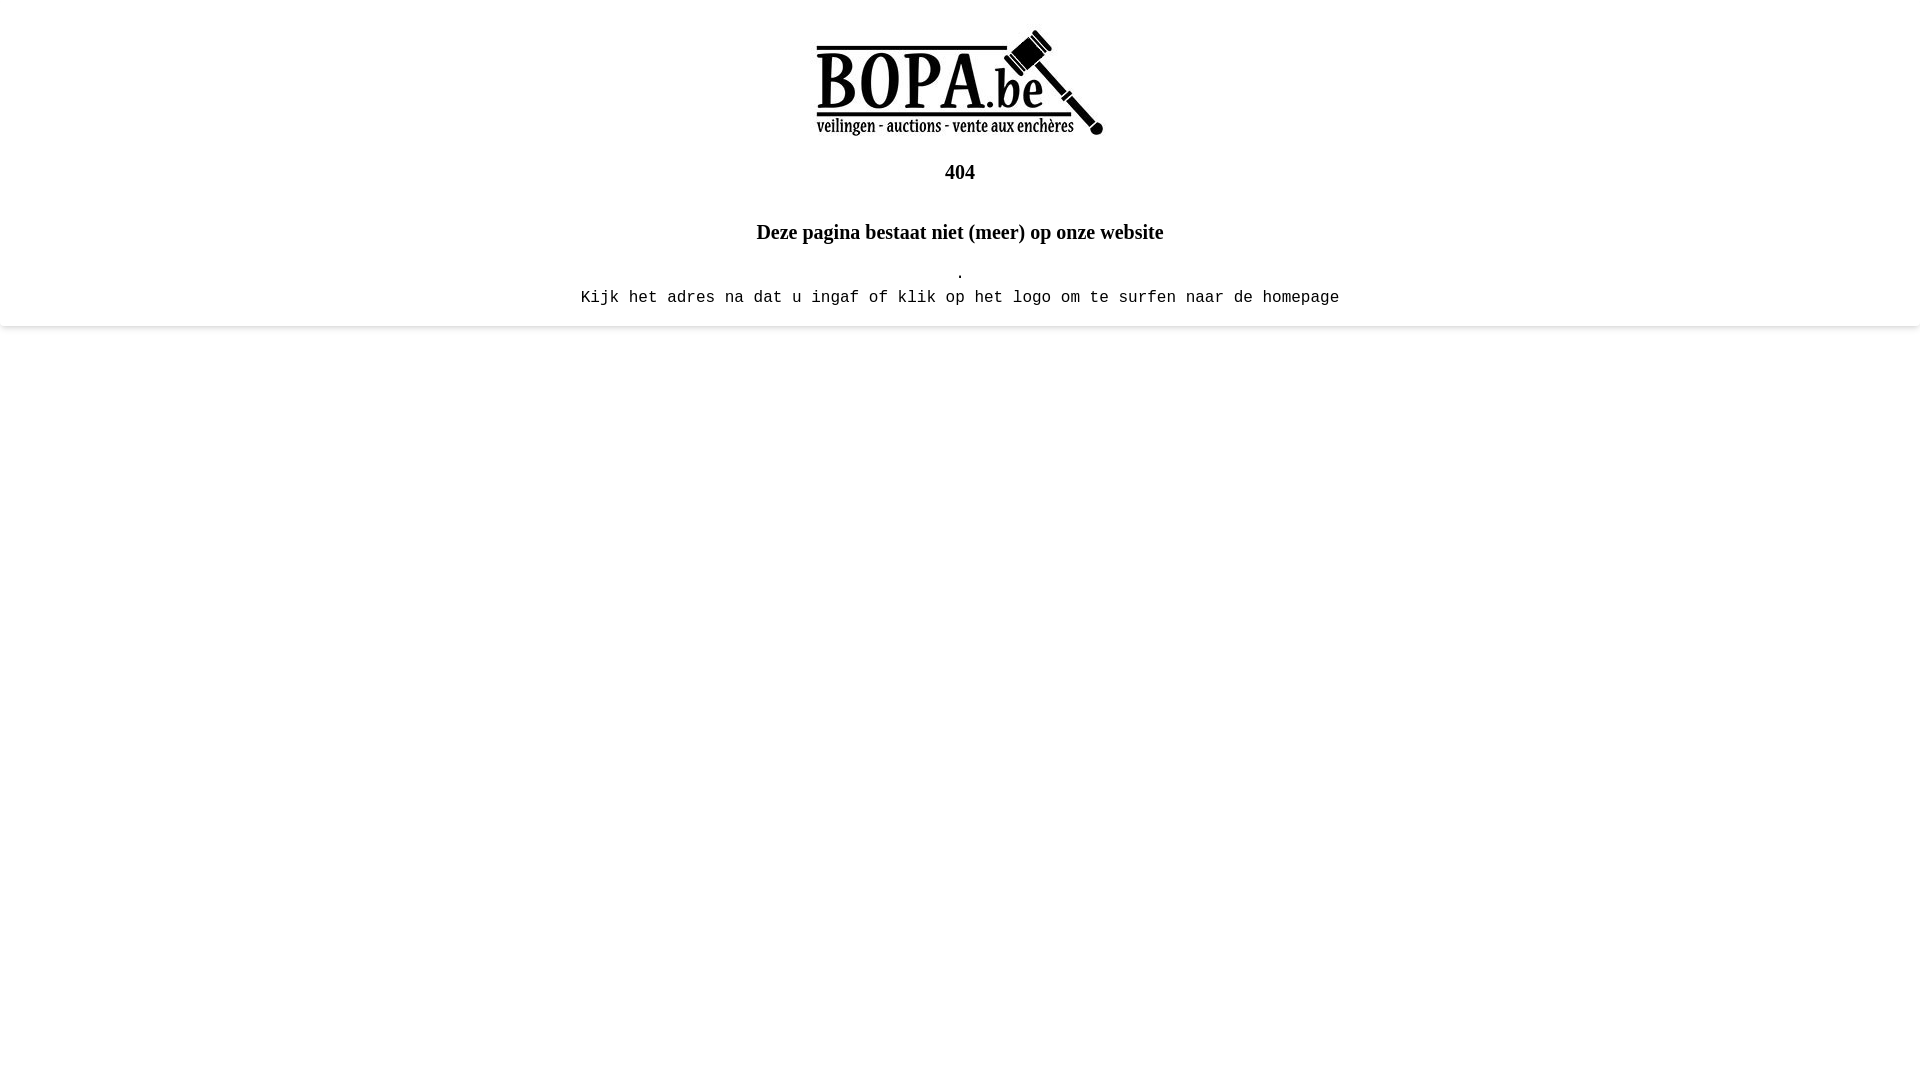 This screenshot has height=1080, width=1920. I want to click on 'homepage', so click(1300, 297).